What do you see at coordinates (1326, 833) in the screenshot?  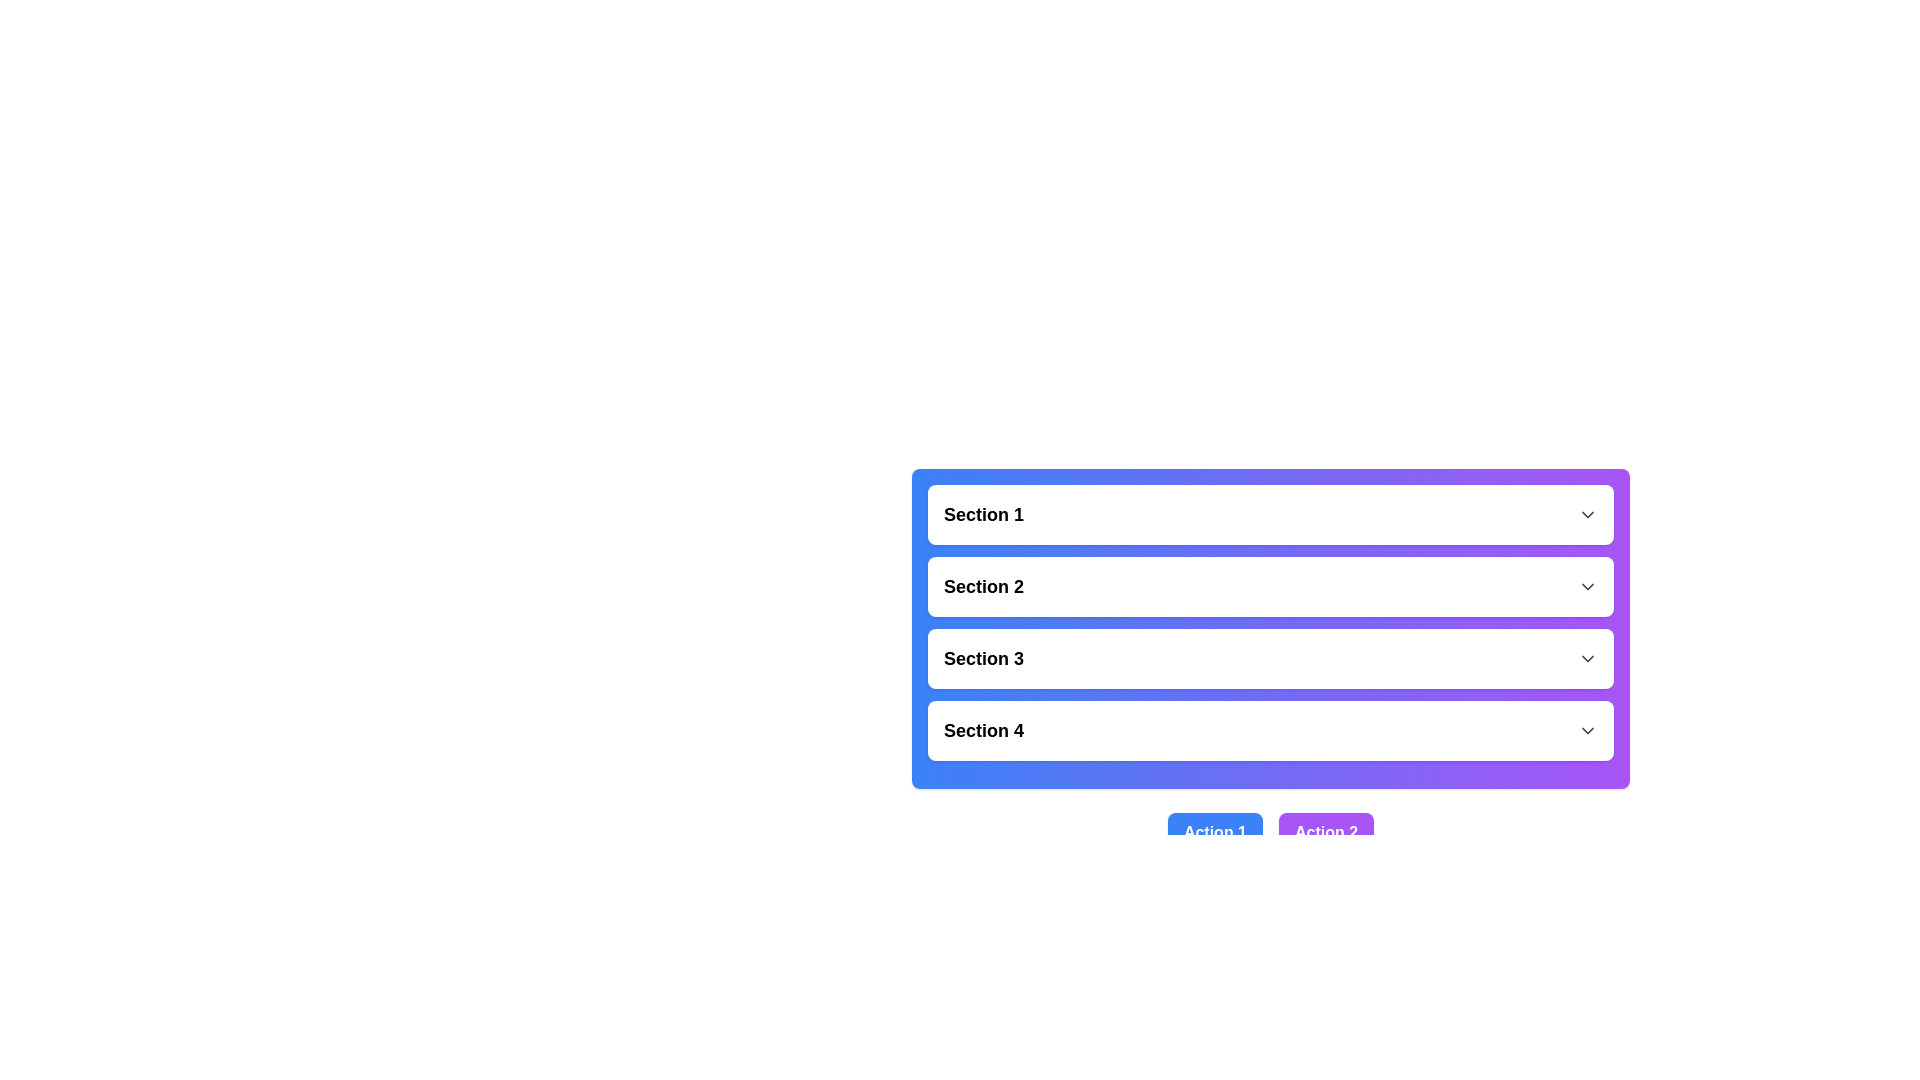 I see `the purple button labeled 'Action 2' with white text and rounded corners` at bounding box center [1326, 833].